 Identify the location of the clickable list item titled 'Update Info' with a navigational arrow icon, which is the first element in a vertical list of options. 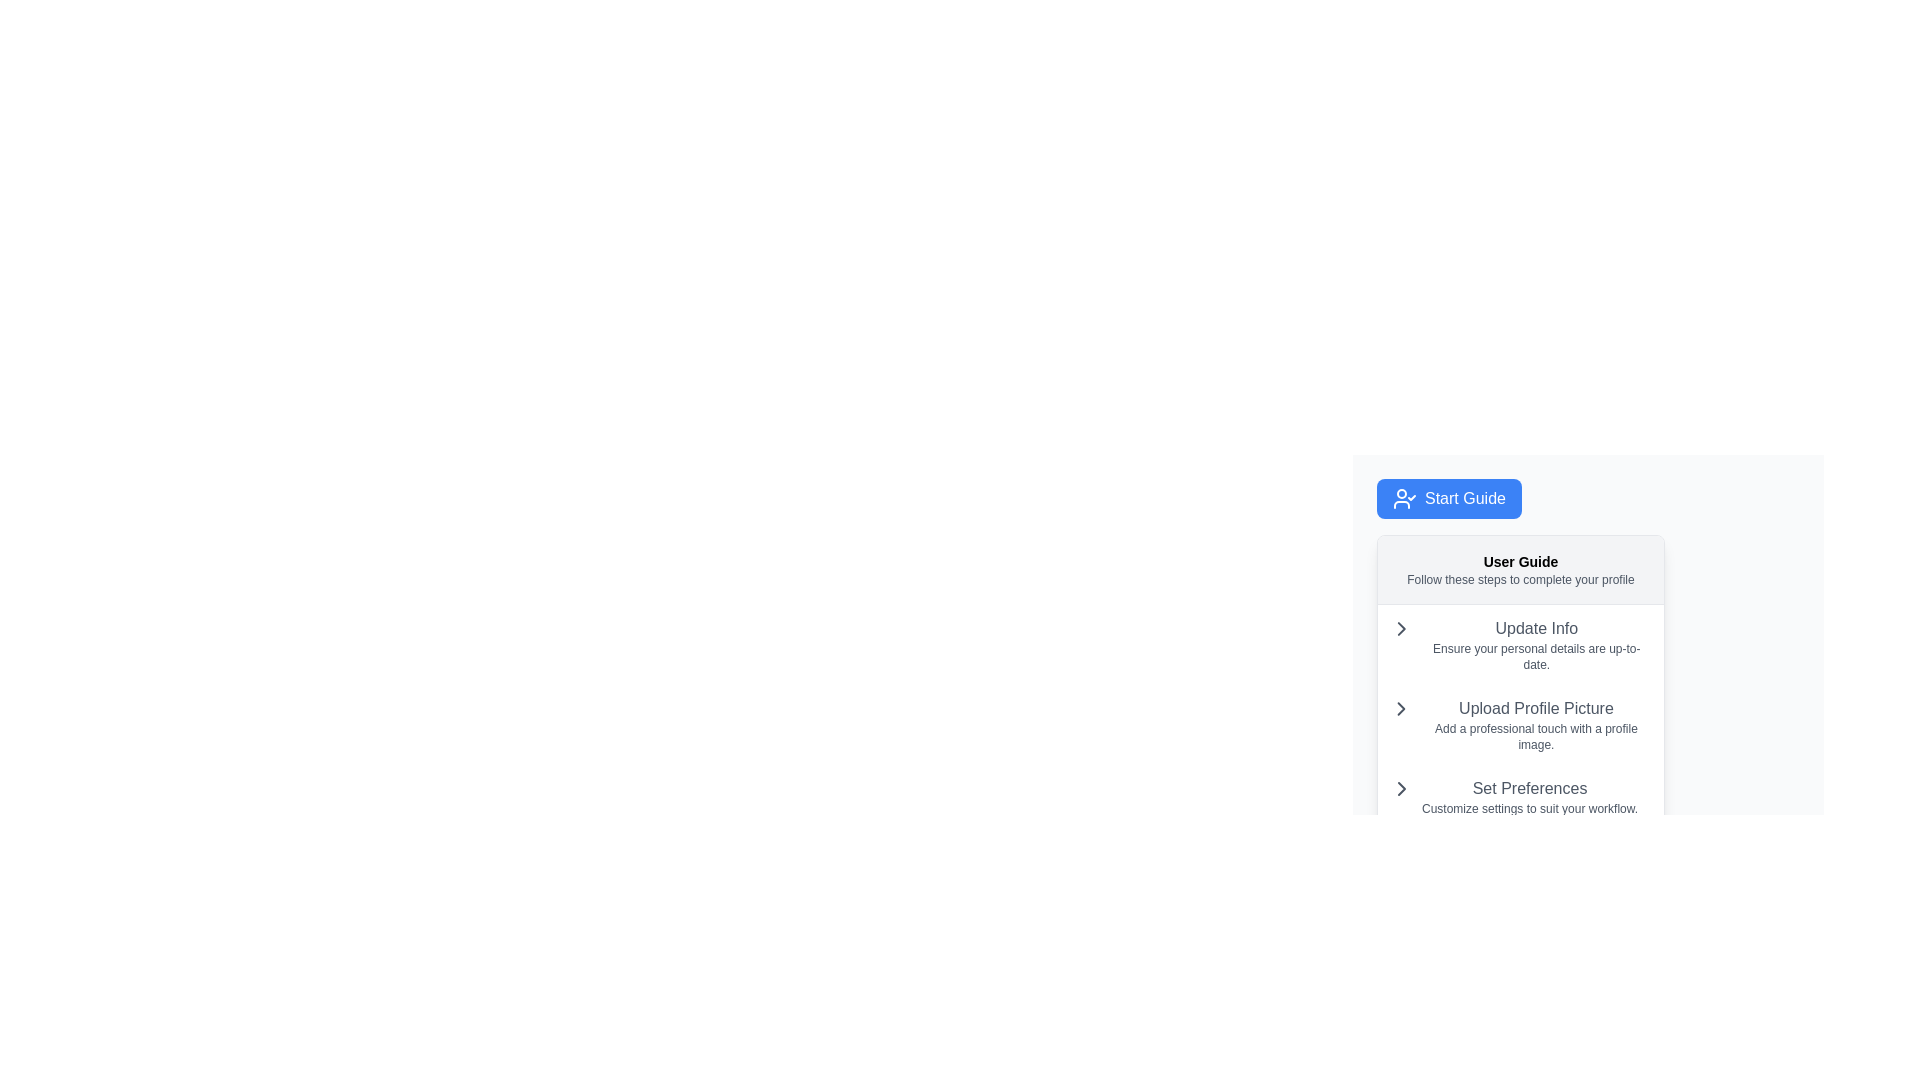
(1520, 644).